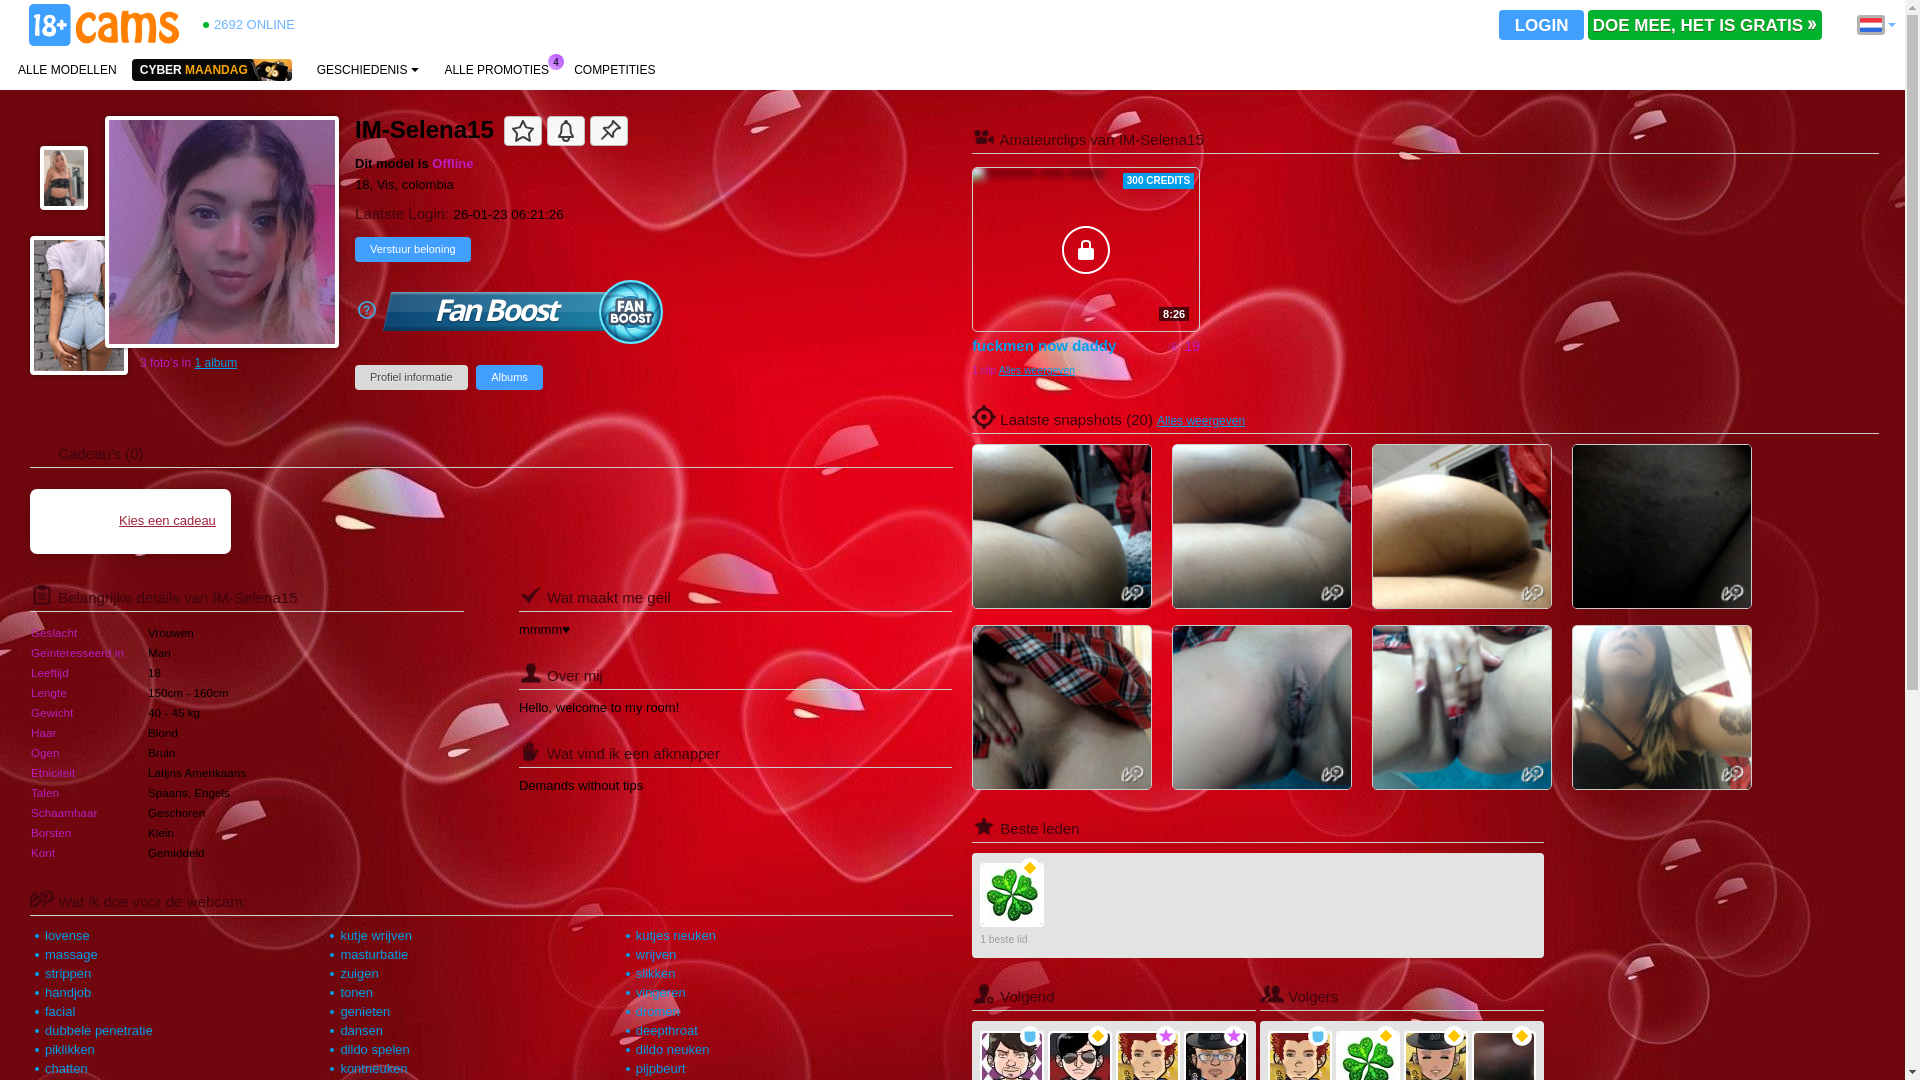  What do you see at coordinates (672, 1048) in the screenshot?
I see `'dildo neuken'` at bounding box center [672, 1048].